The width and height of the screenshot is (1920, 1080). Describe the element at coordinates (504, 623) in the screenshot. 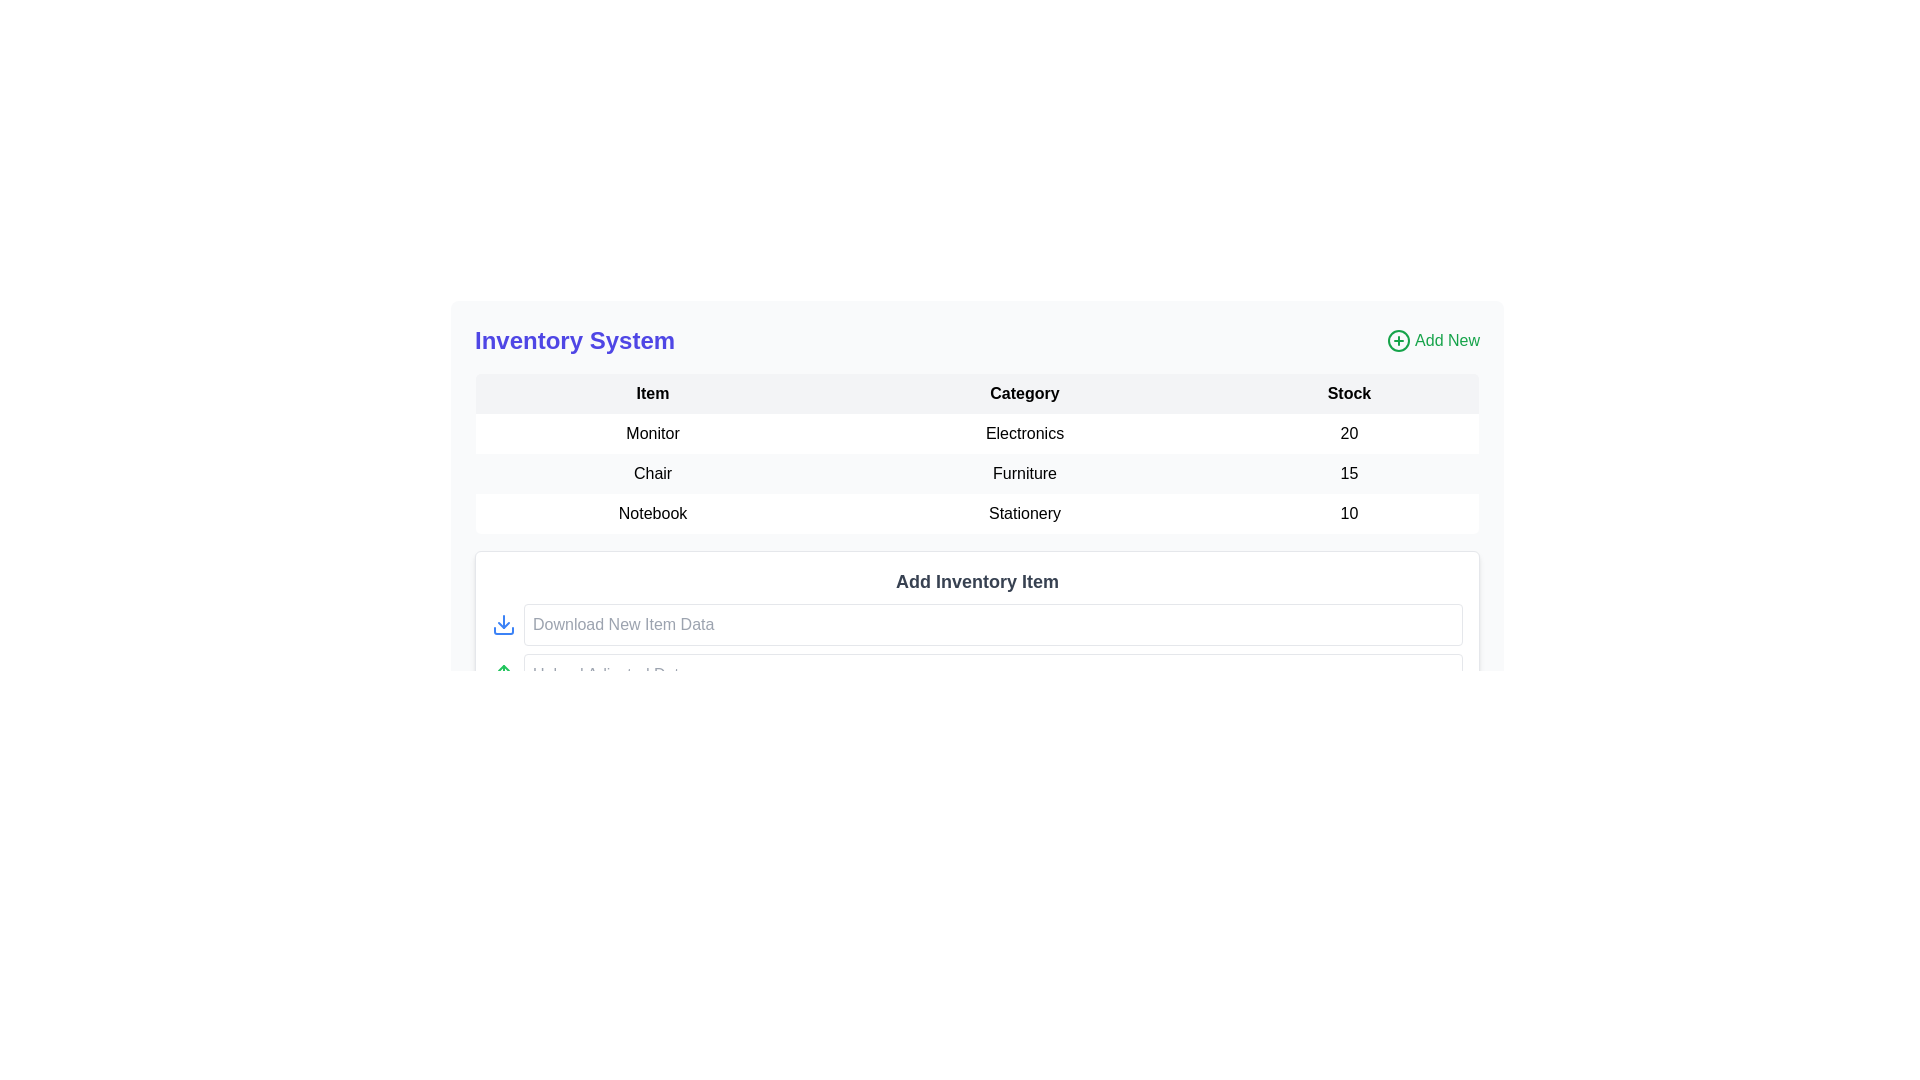

I see `the Download icon, which resembles a blue downward arrow enclosed in a square frame, located below the 'Inventory System' table in the 'Add Inventory Item' section` at that location.